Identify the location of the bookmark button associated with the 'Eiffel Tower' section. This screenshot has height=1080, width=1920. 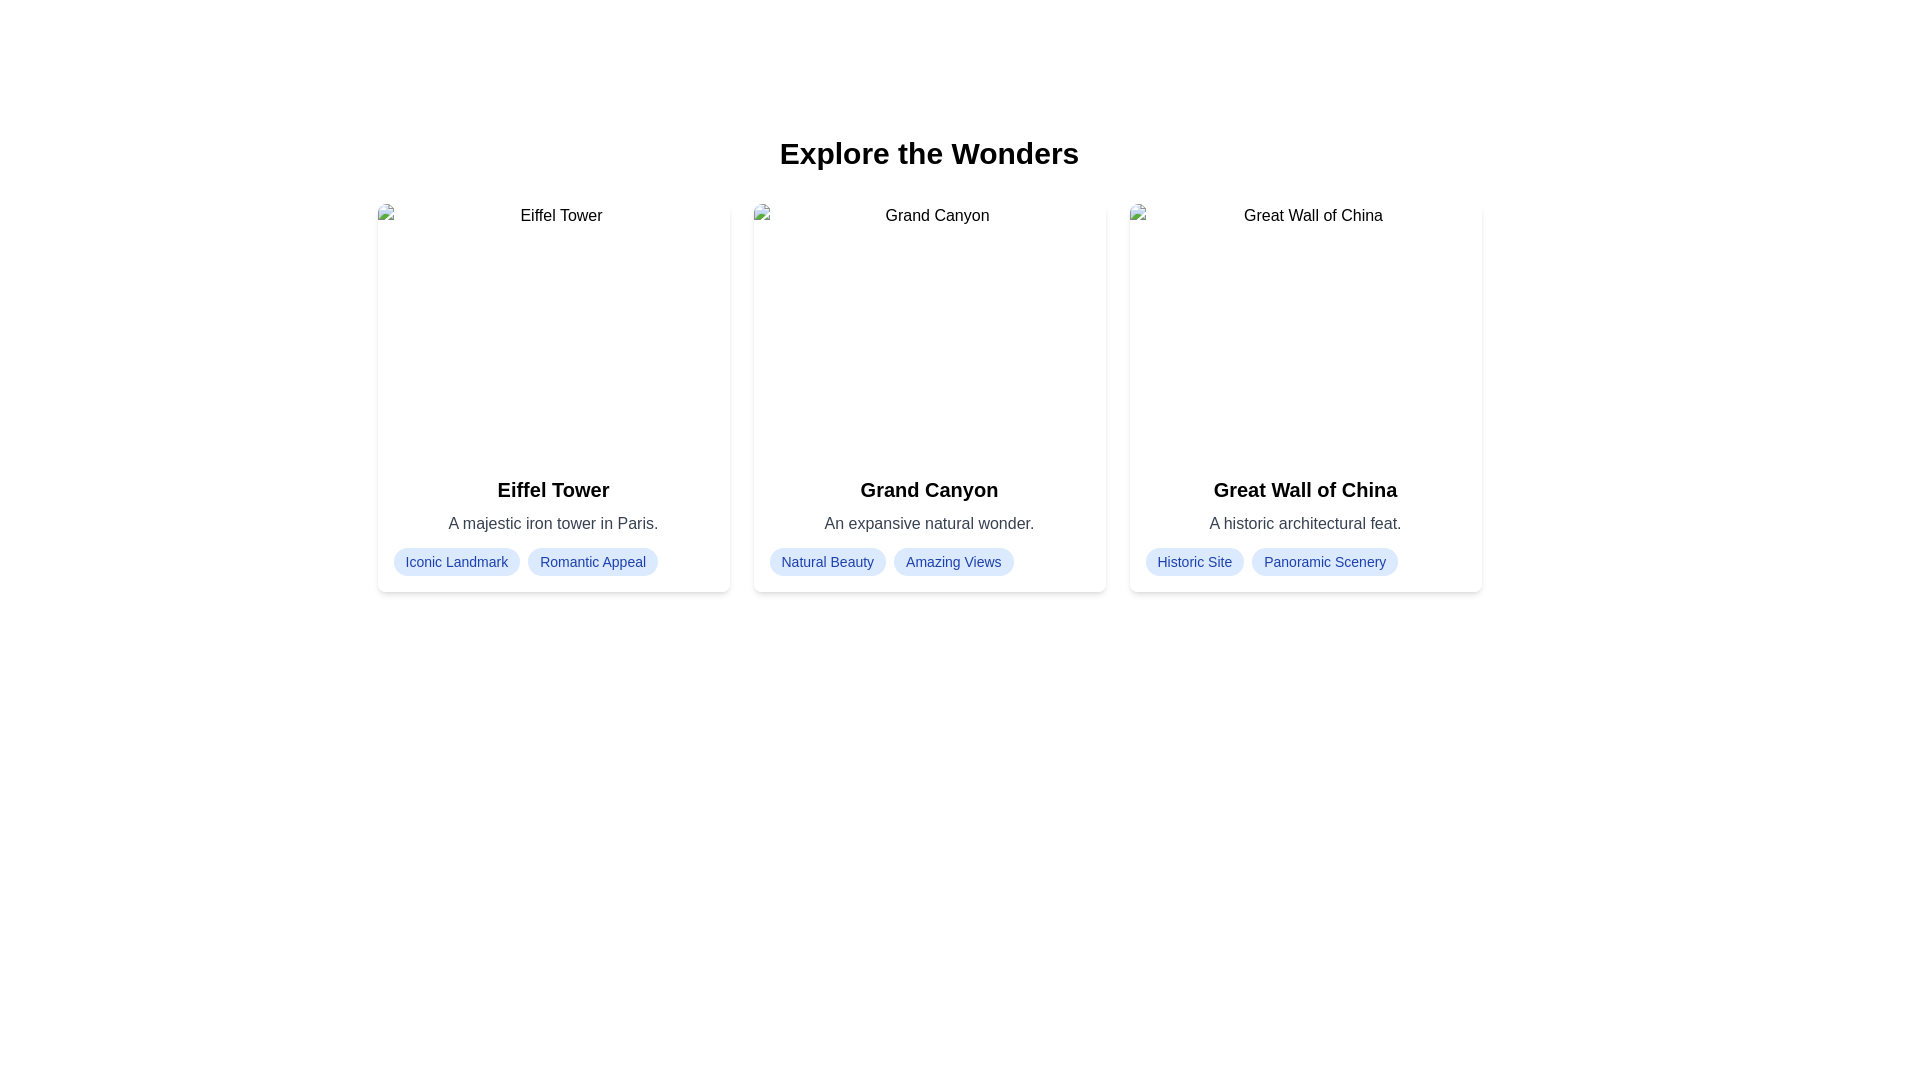
(693, 555).